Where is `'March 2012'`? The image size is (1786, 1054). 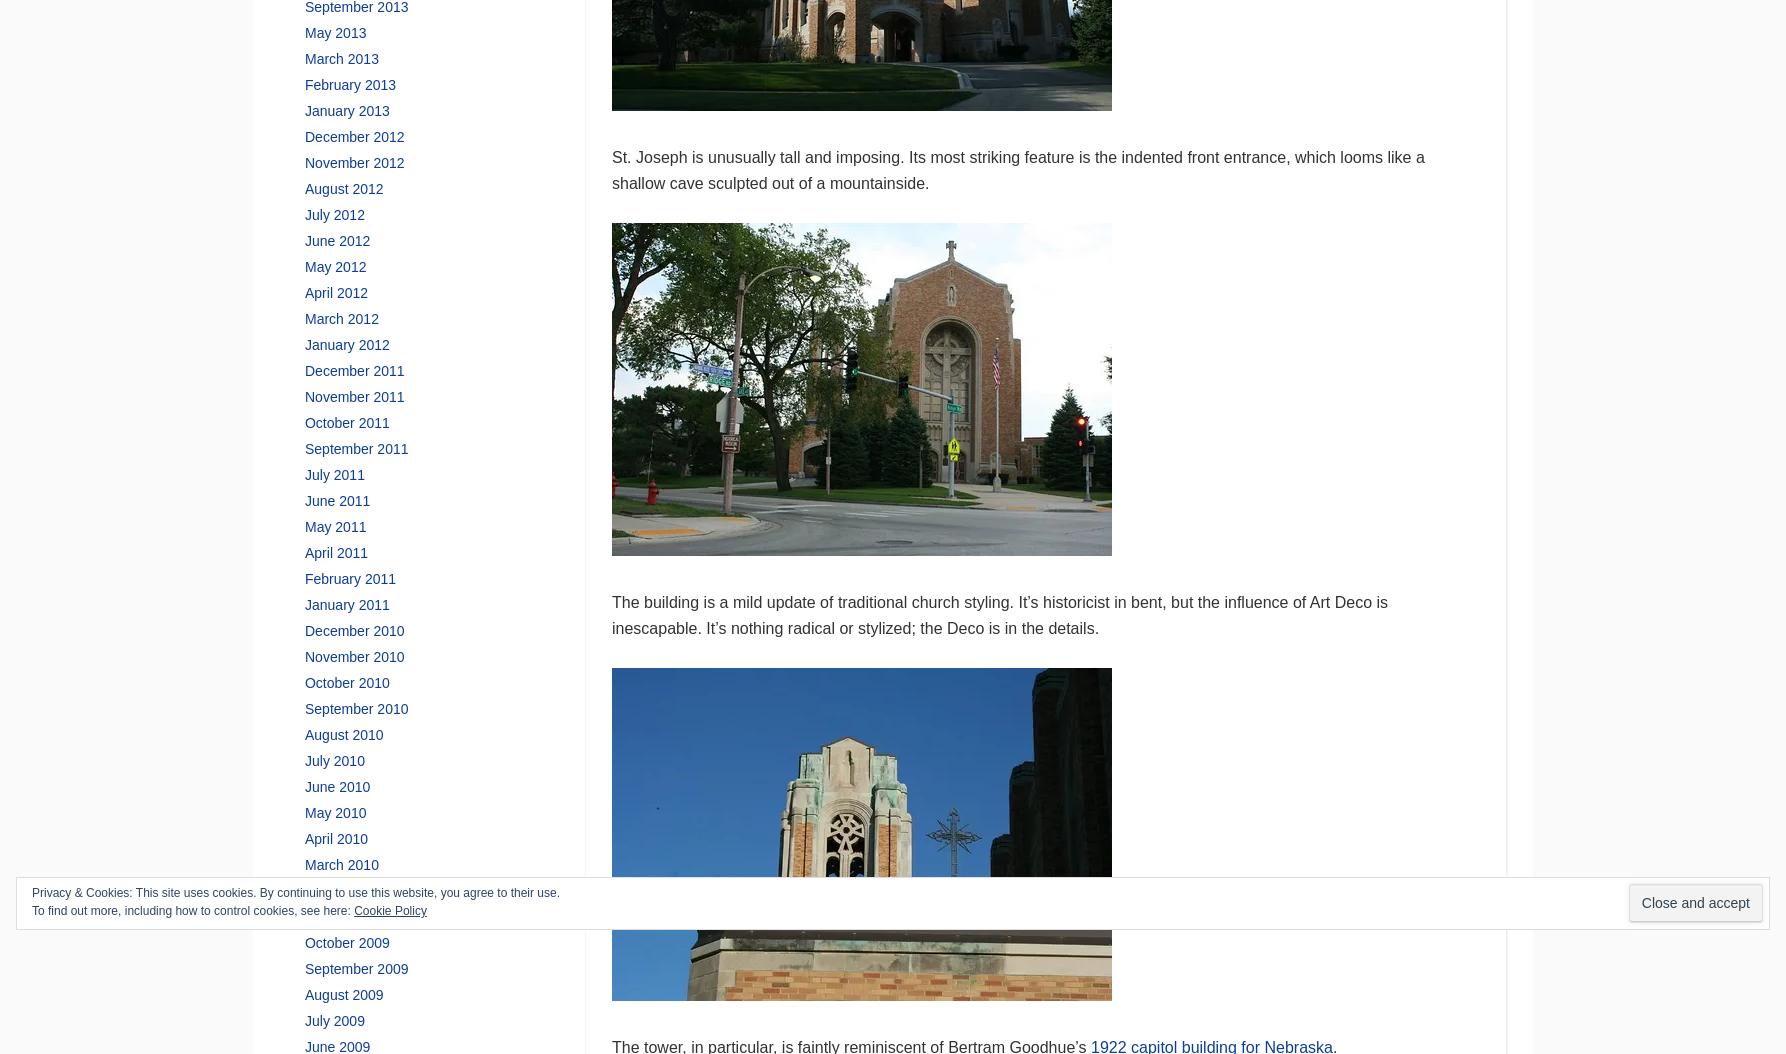 'March 2012' is located at coordinates (340, 317).